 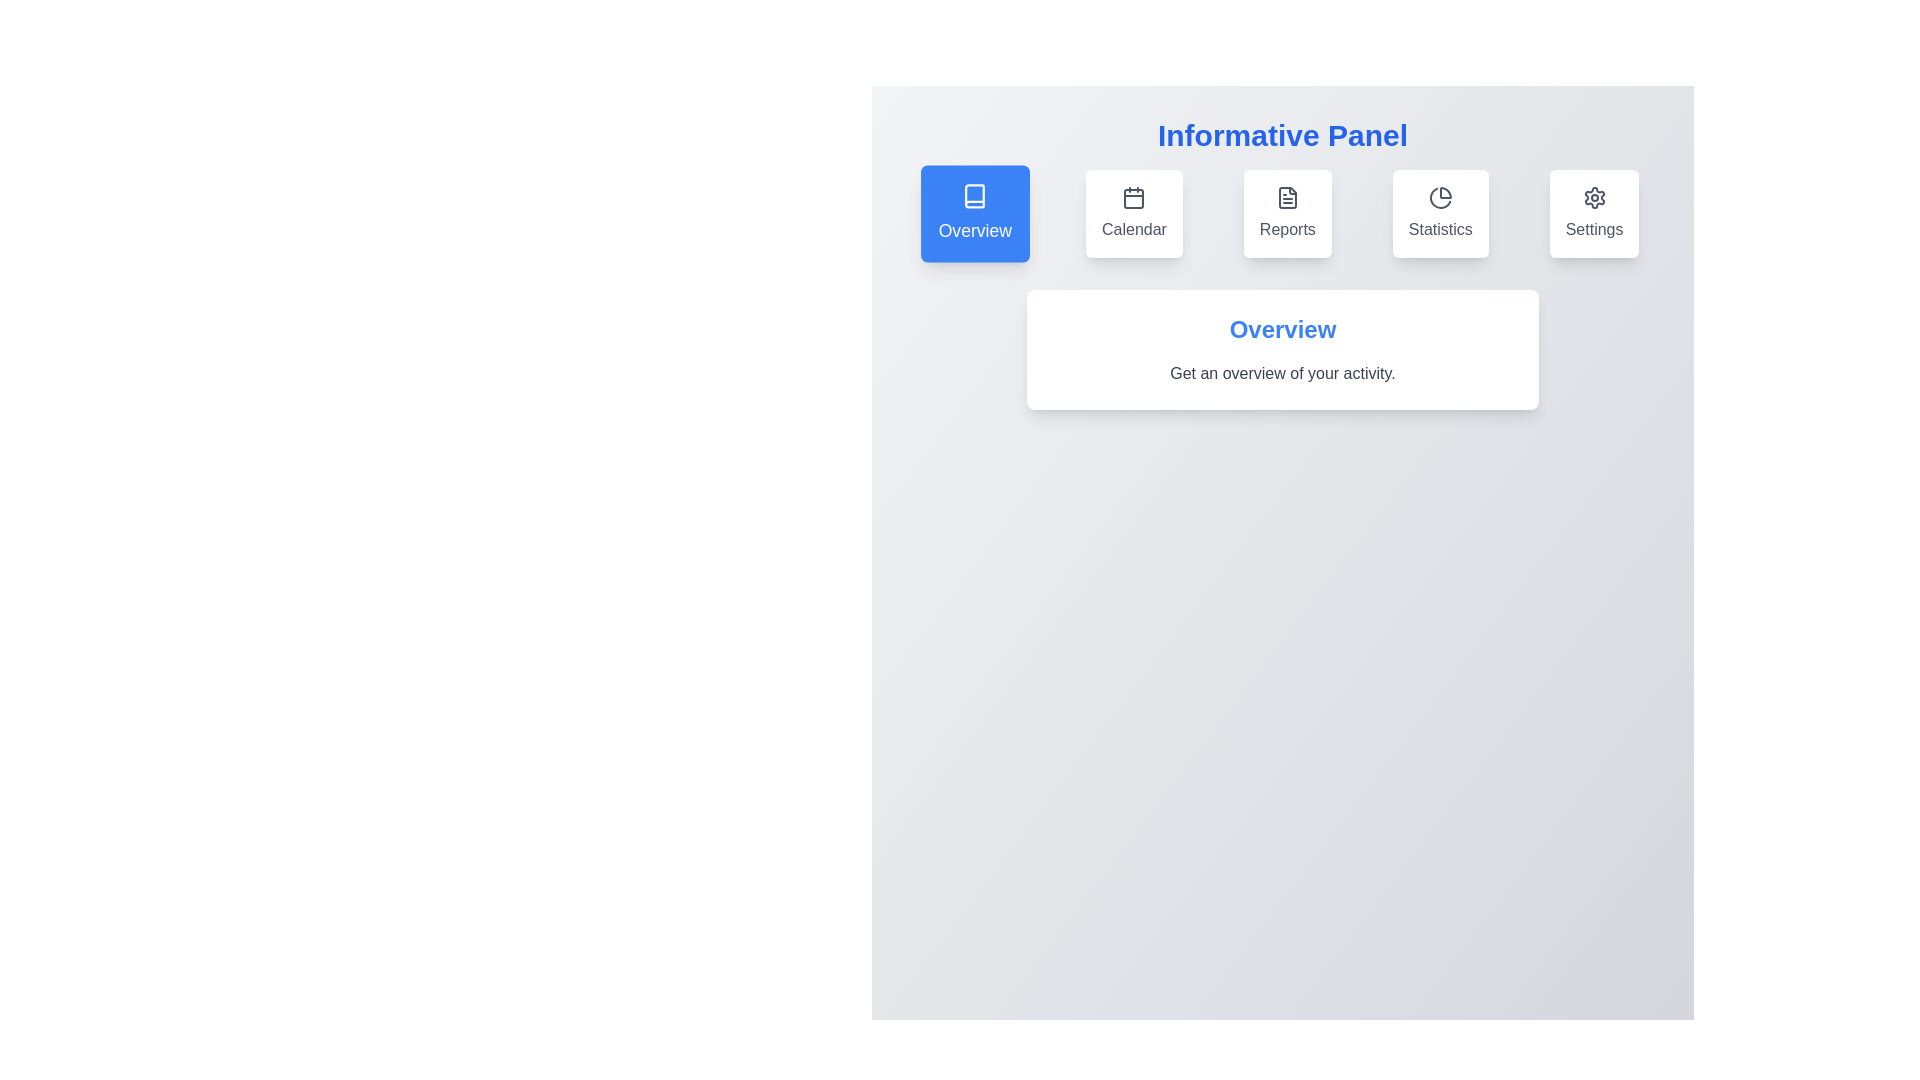 What do you see at coordinates (1593, 197) in the screenshot?
I see `the cogwheel icon in the settings group located in the top-right segment of the panel, adjacent to the 'Statistics' icon` at bounding box center [1593, 197].